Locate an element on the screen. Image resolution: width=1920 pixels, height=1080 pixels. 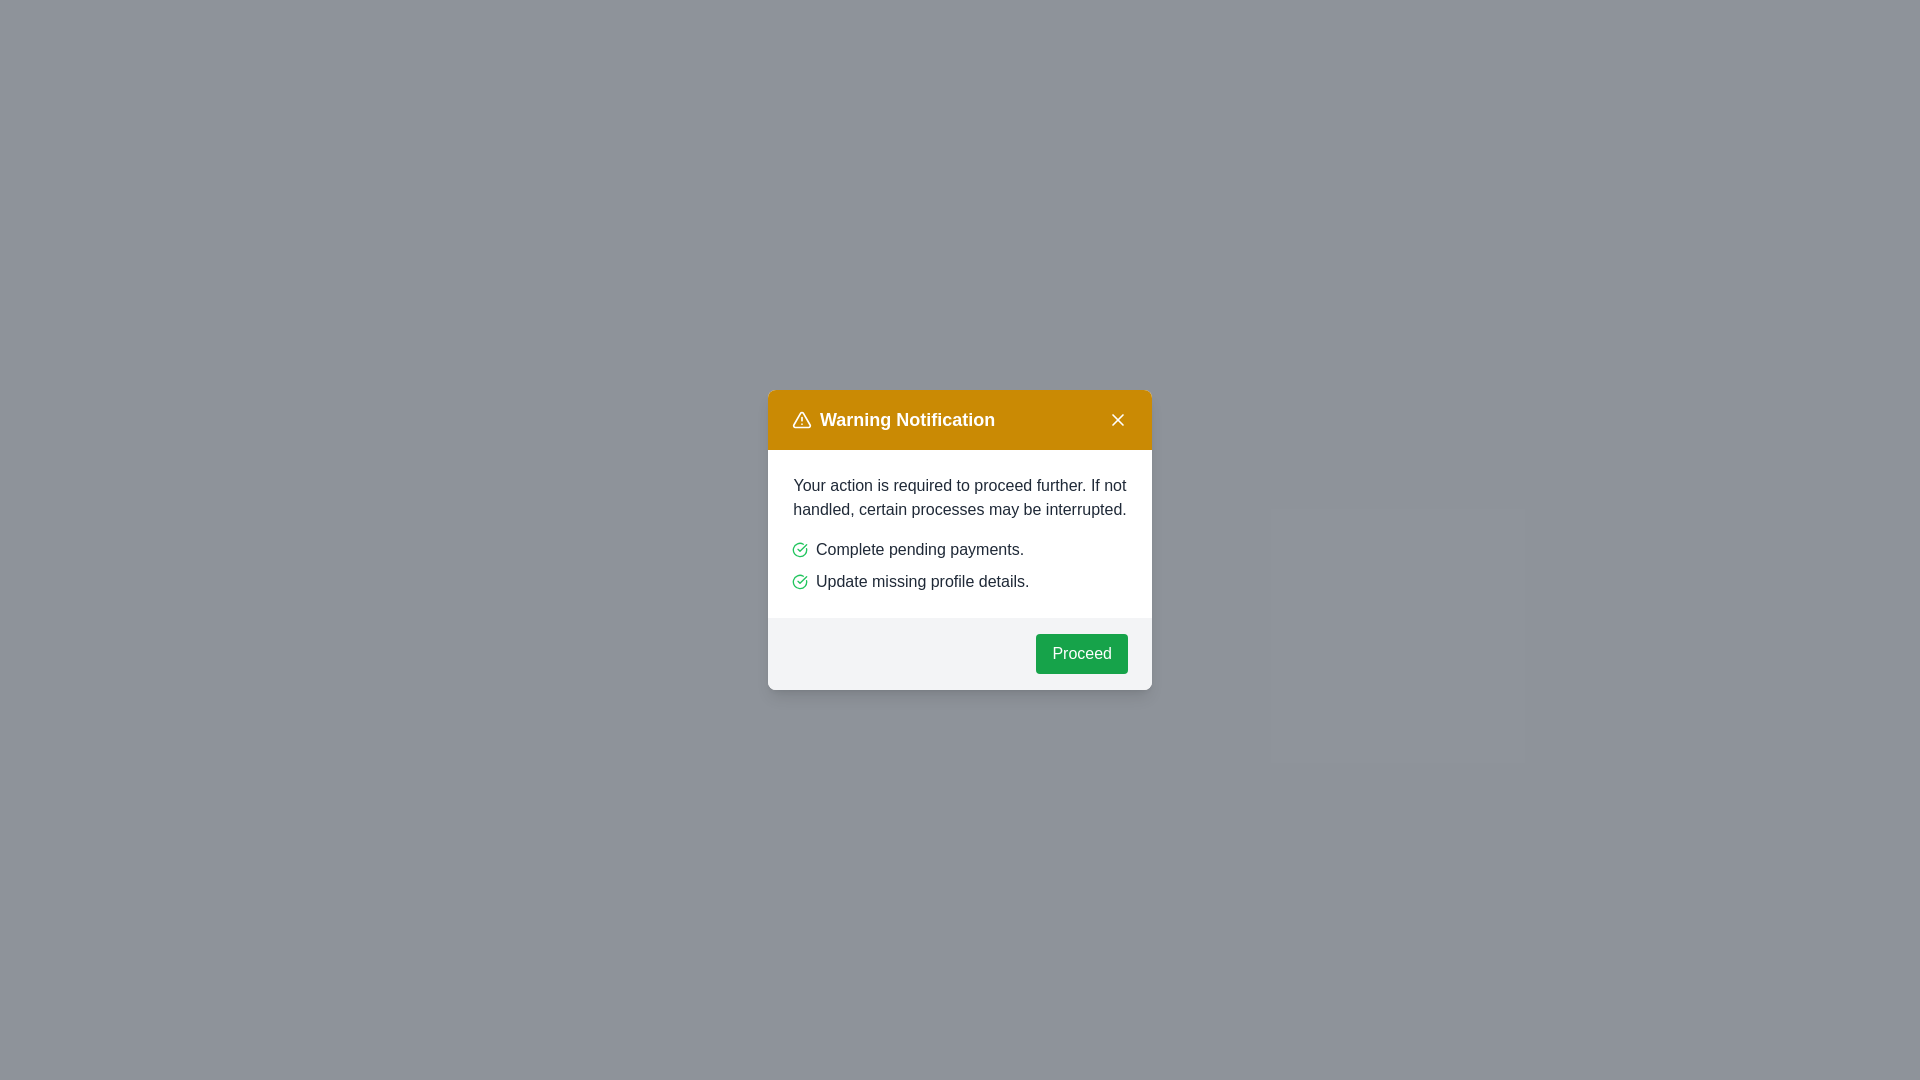
the alert icon located at the top-left of the notification dialog box before the title text 'Warning Notification' is located at coordinates (801, 419).